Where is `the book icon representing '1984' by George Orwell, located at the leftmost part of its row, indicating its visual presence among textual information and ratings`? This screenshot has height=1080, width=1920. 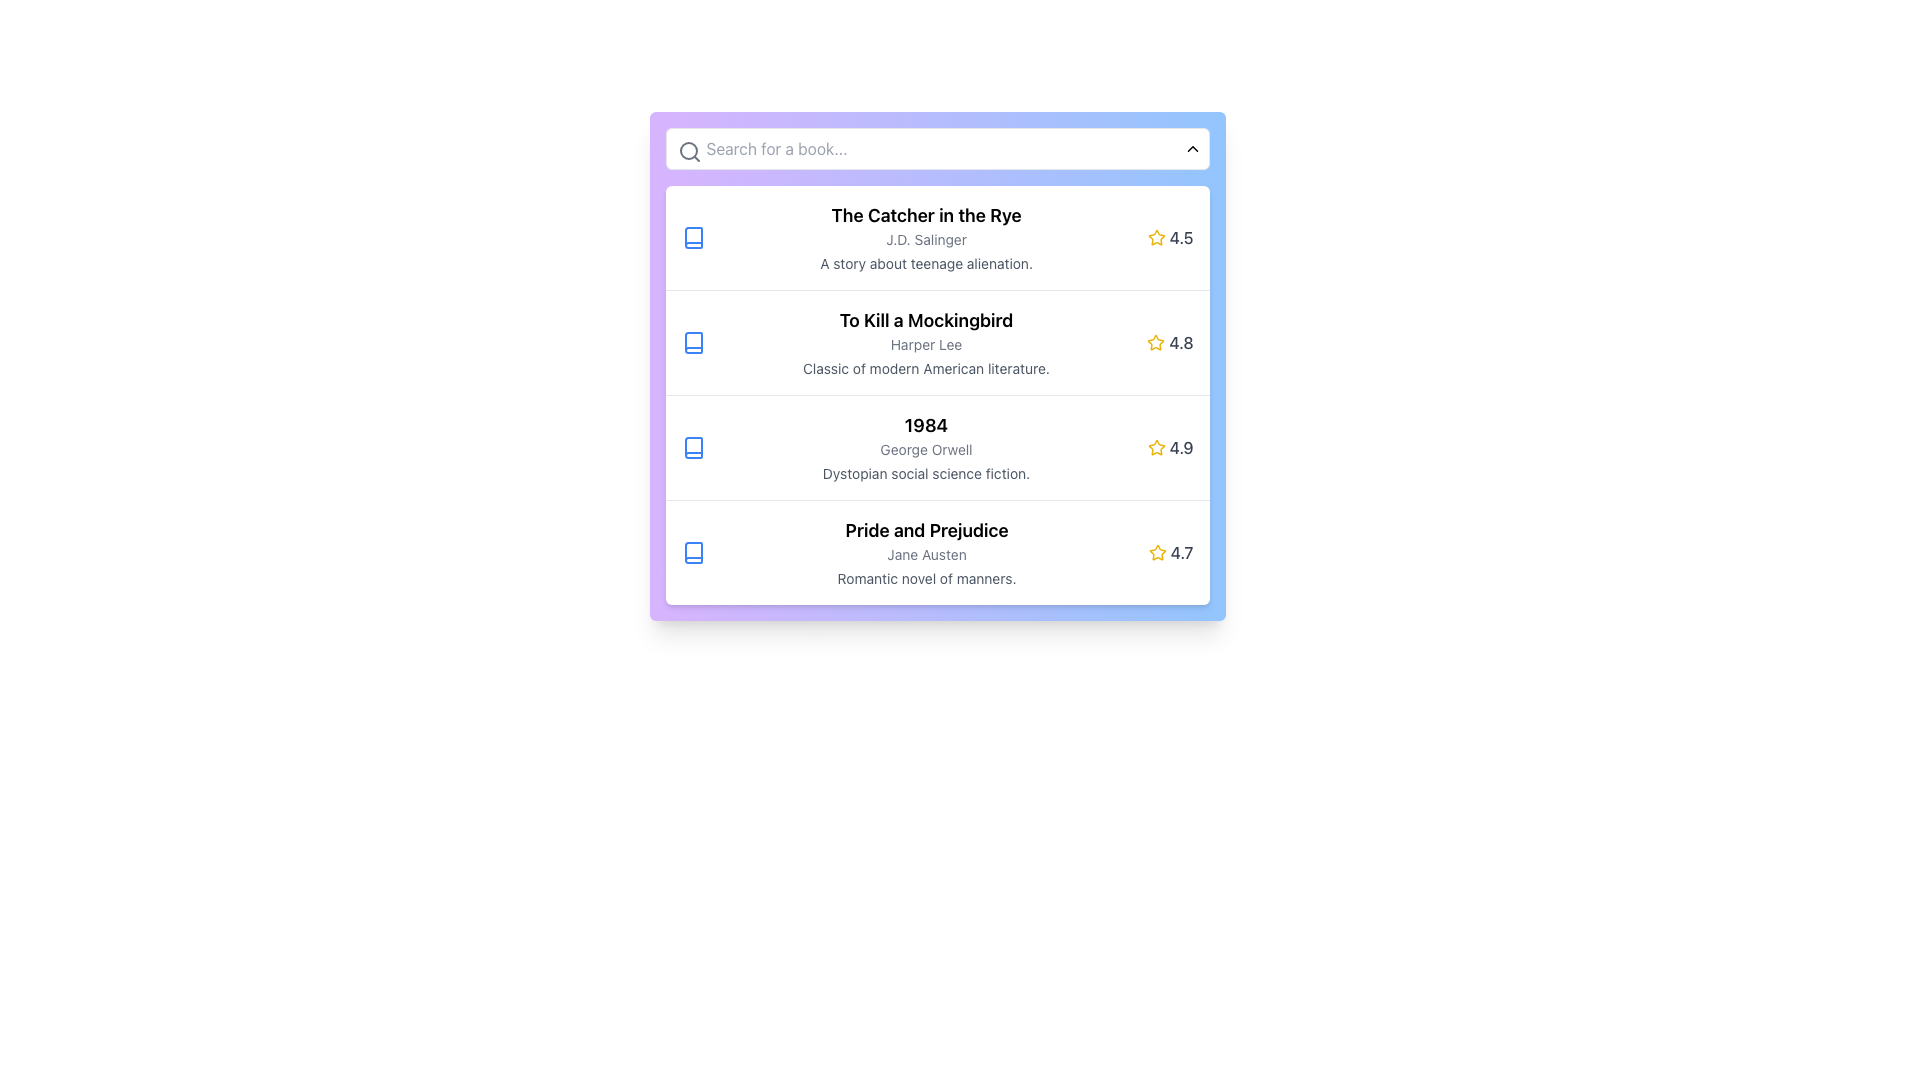
the book icon representing '1984' by George Orwell, located at the leftmost part of its row, indicating its visual presence among textual information and ratings is located at coordinates (693, 446).